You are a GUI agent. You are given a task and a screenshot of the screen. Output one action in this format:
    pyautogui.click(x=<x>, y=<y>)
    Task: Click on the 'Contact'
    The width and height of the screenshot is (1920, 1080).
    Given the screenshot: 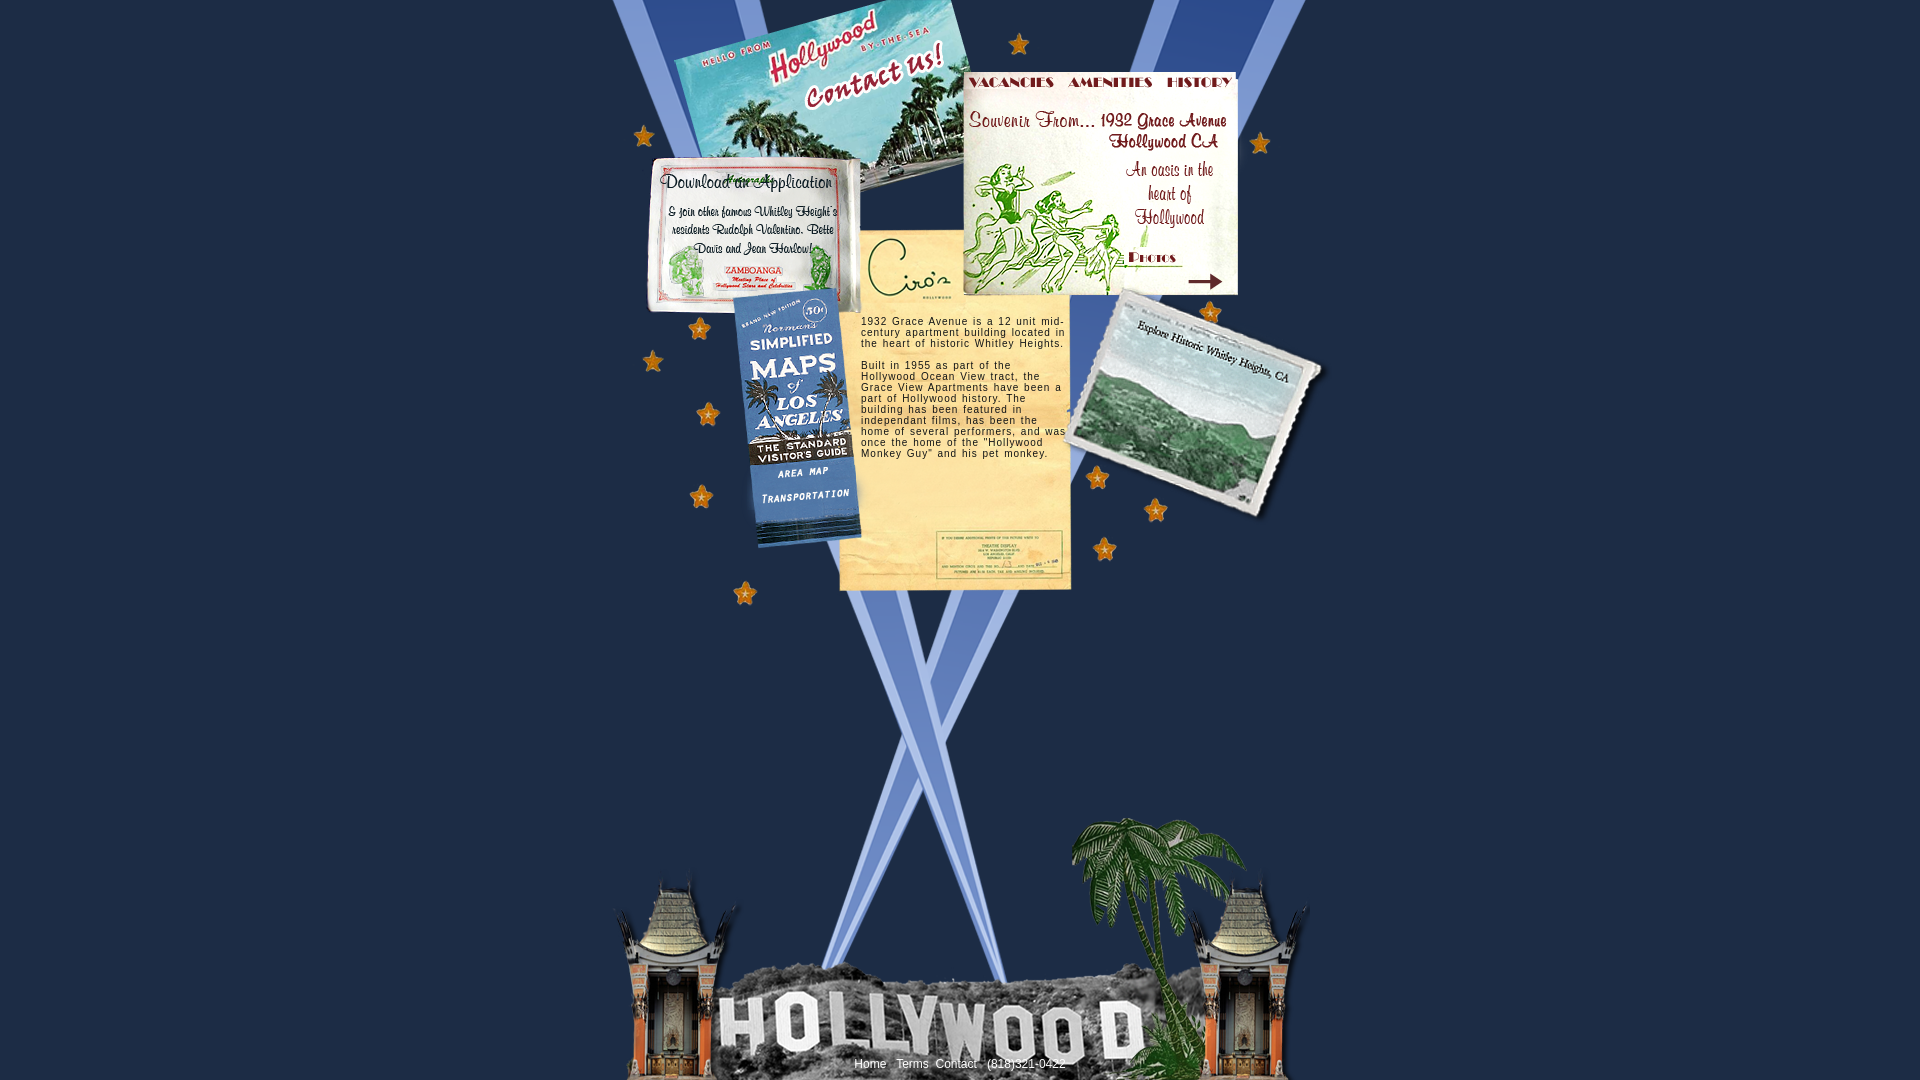 What is the action you would take?
    pyautogui.click(x=935, y=1063)
    